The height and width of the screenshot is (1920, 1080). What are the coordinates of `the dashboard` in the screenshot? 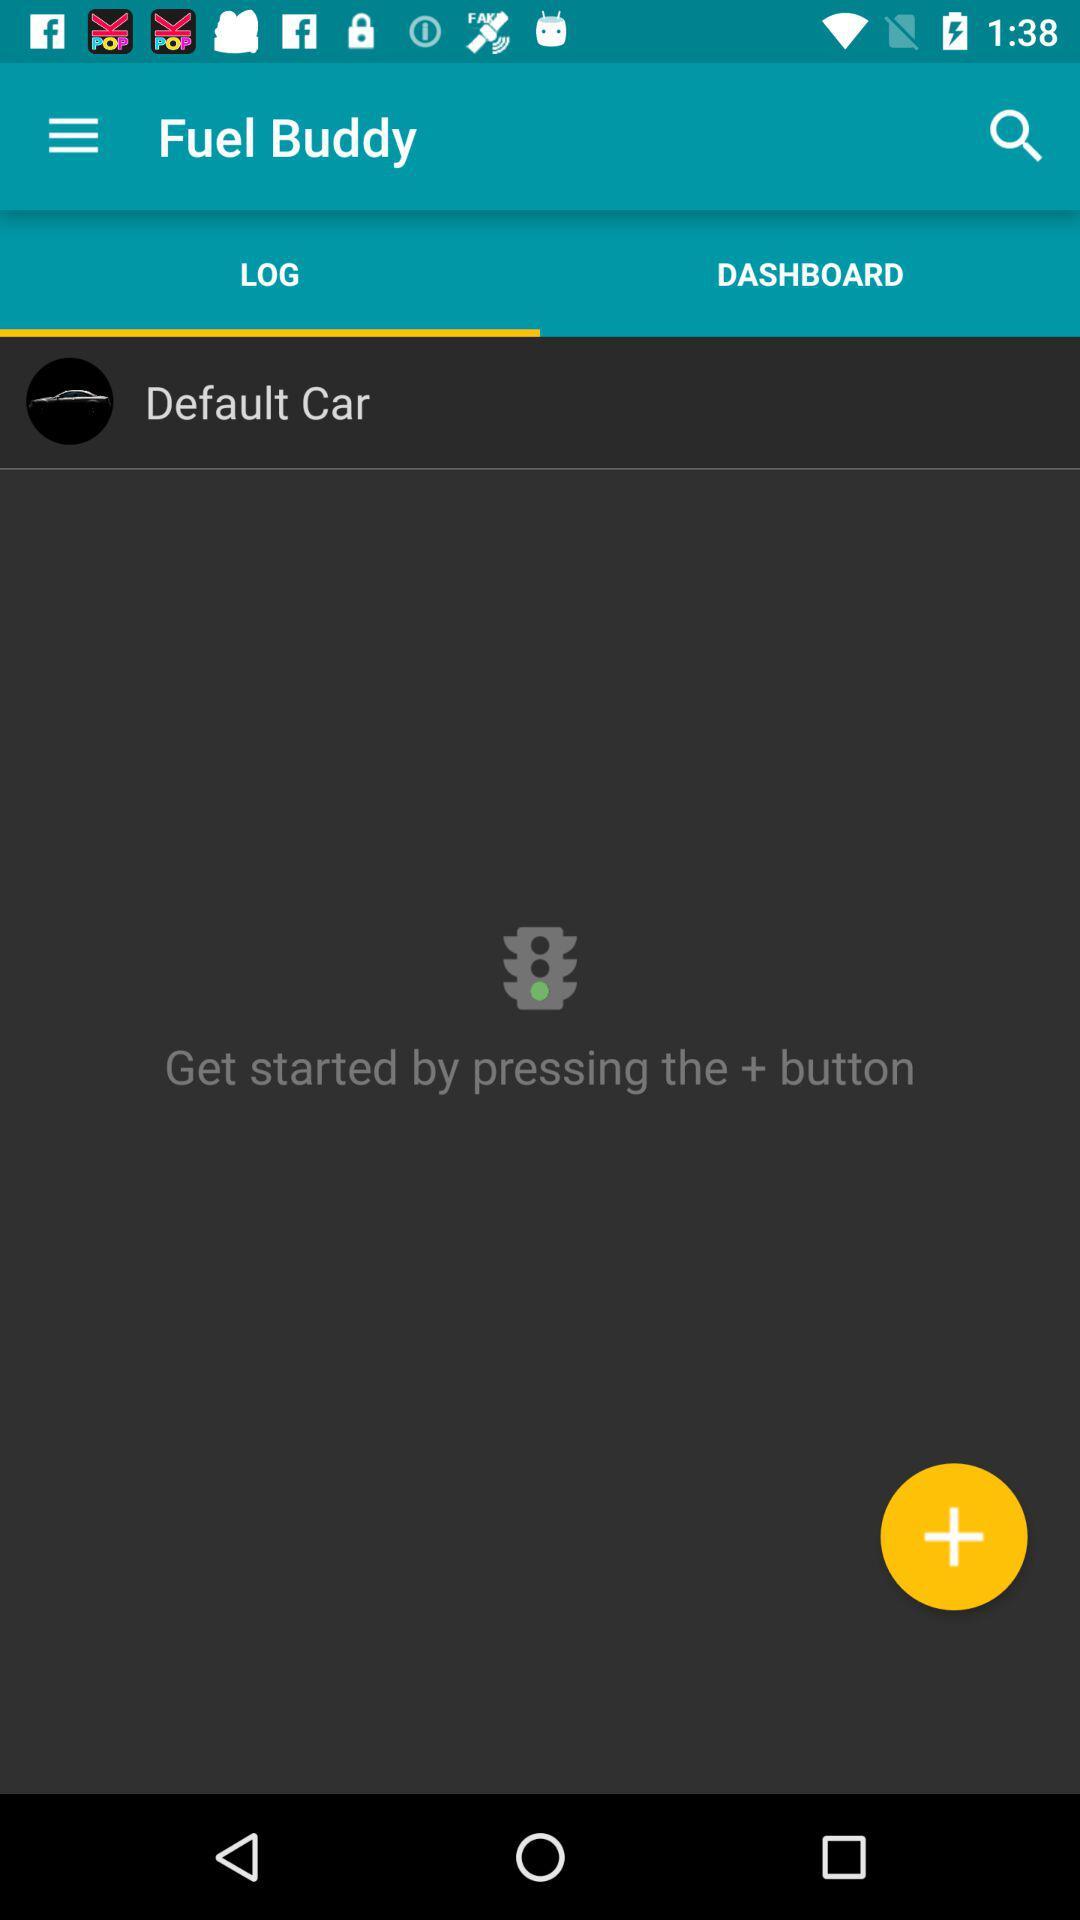 It's located at (810, 272).